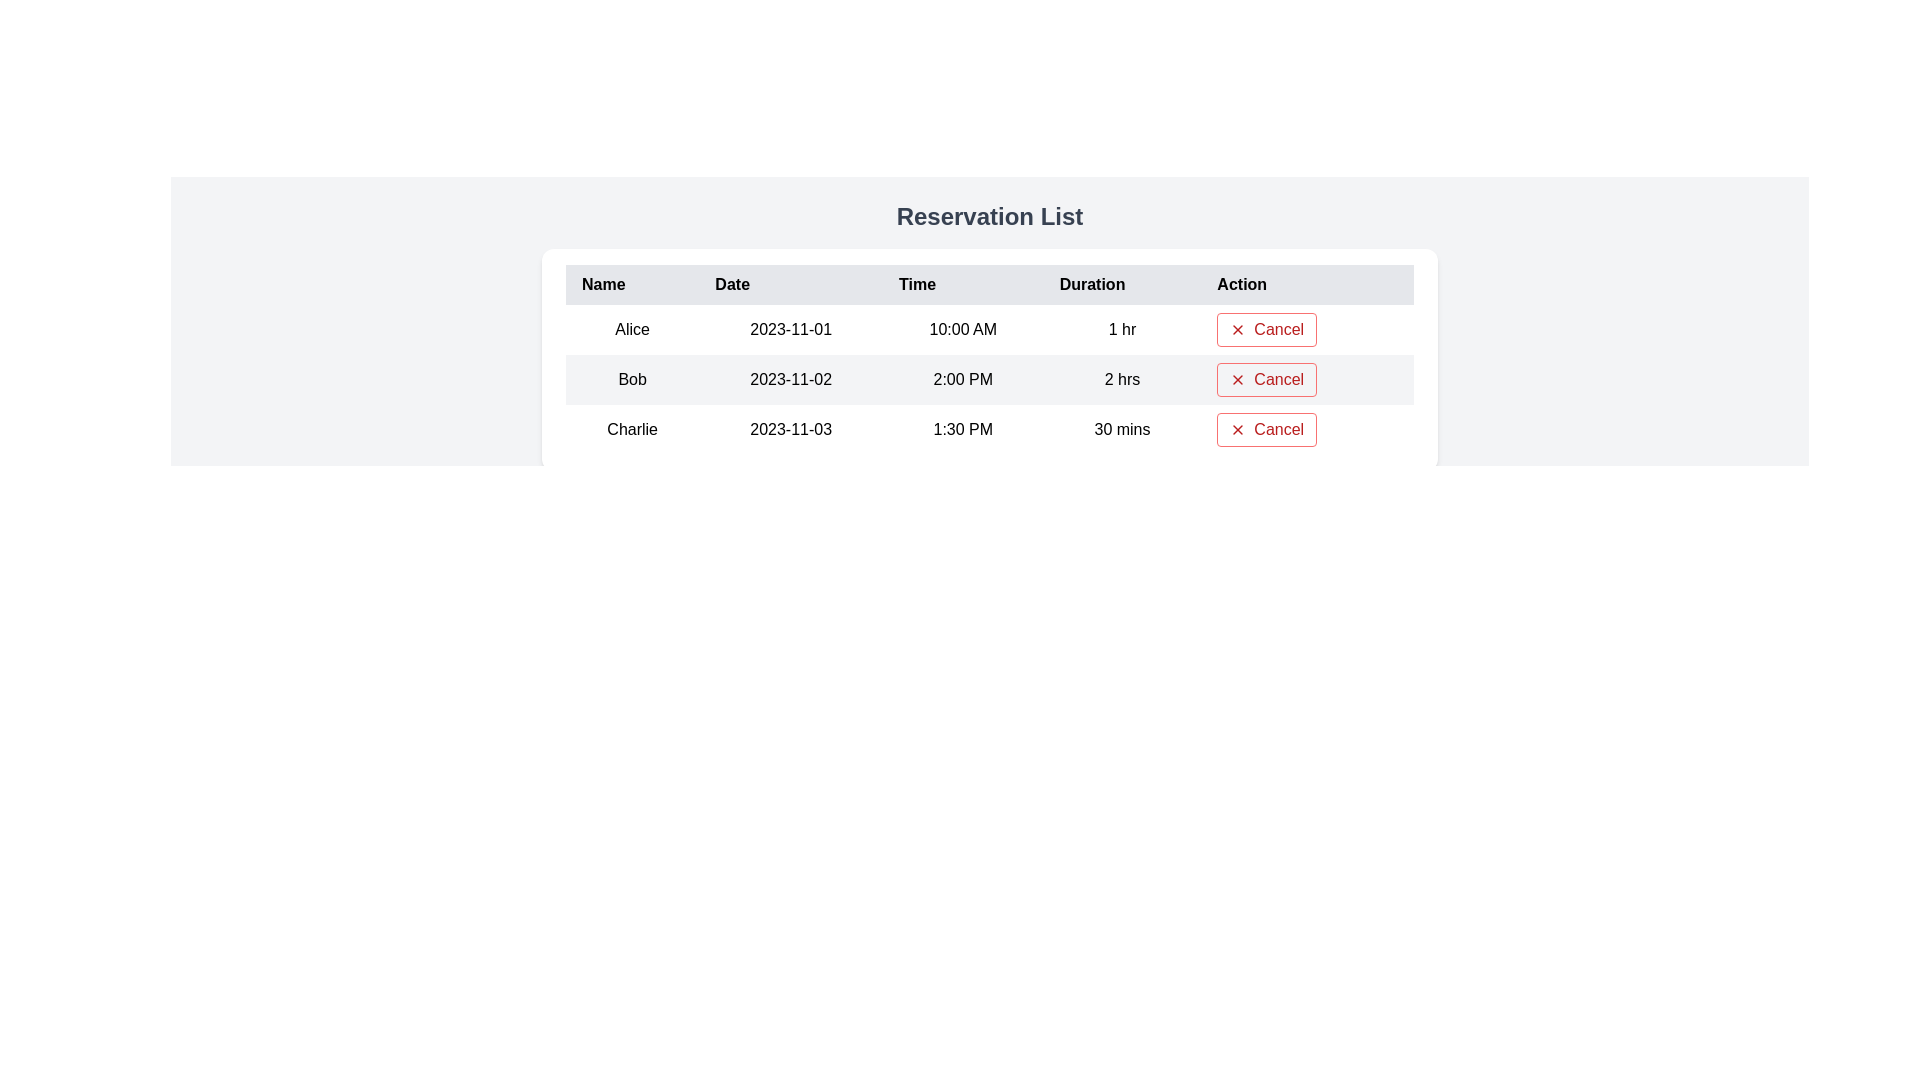 The width and height of the screenshot is (1920, 1080). What do you see at coordinates (631, 428) in the screenshot?
I see `the text label displaying the name 'Charlie' in the reservation list table, located in the first column of the last row under the 'Name' column` at bounding box center [631, 428].